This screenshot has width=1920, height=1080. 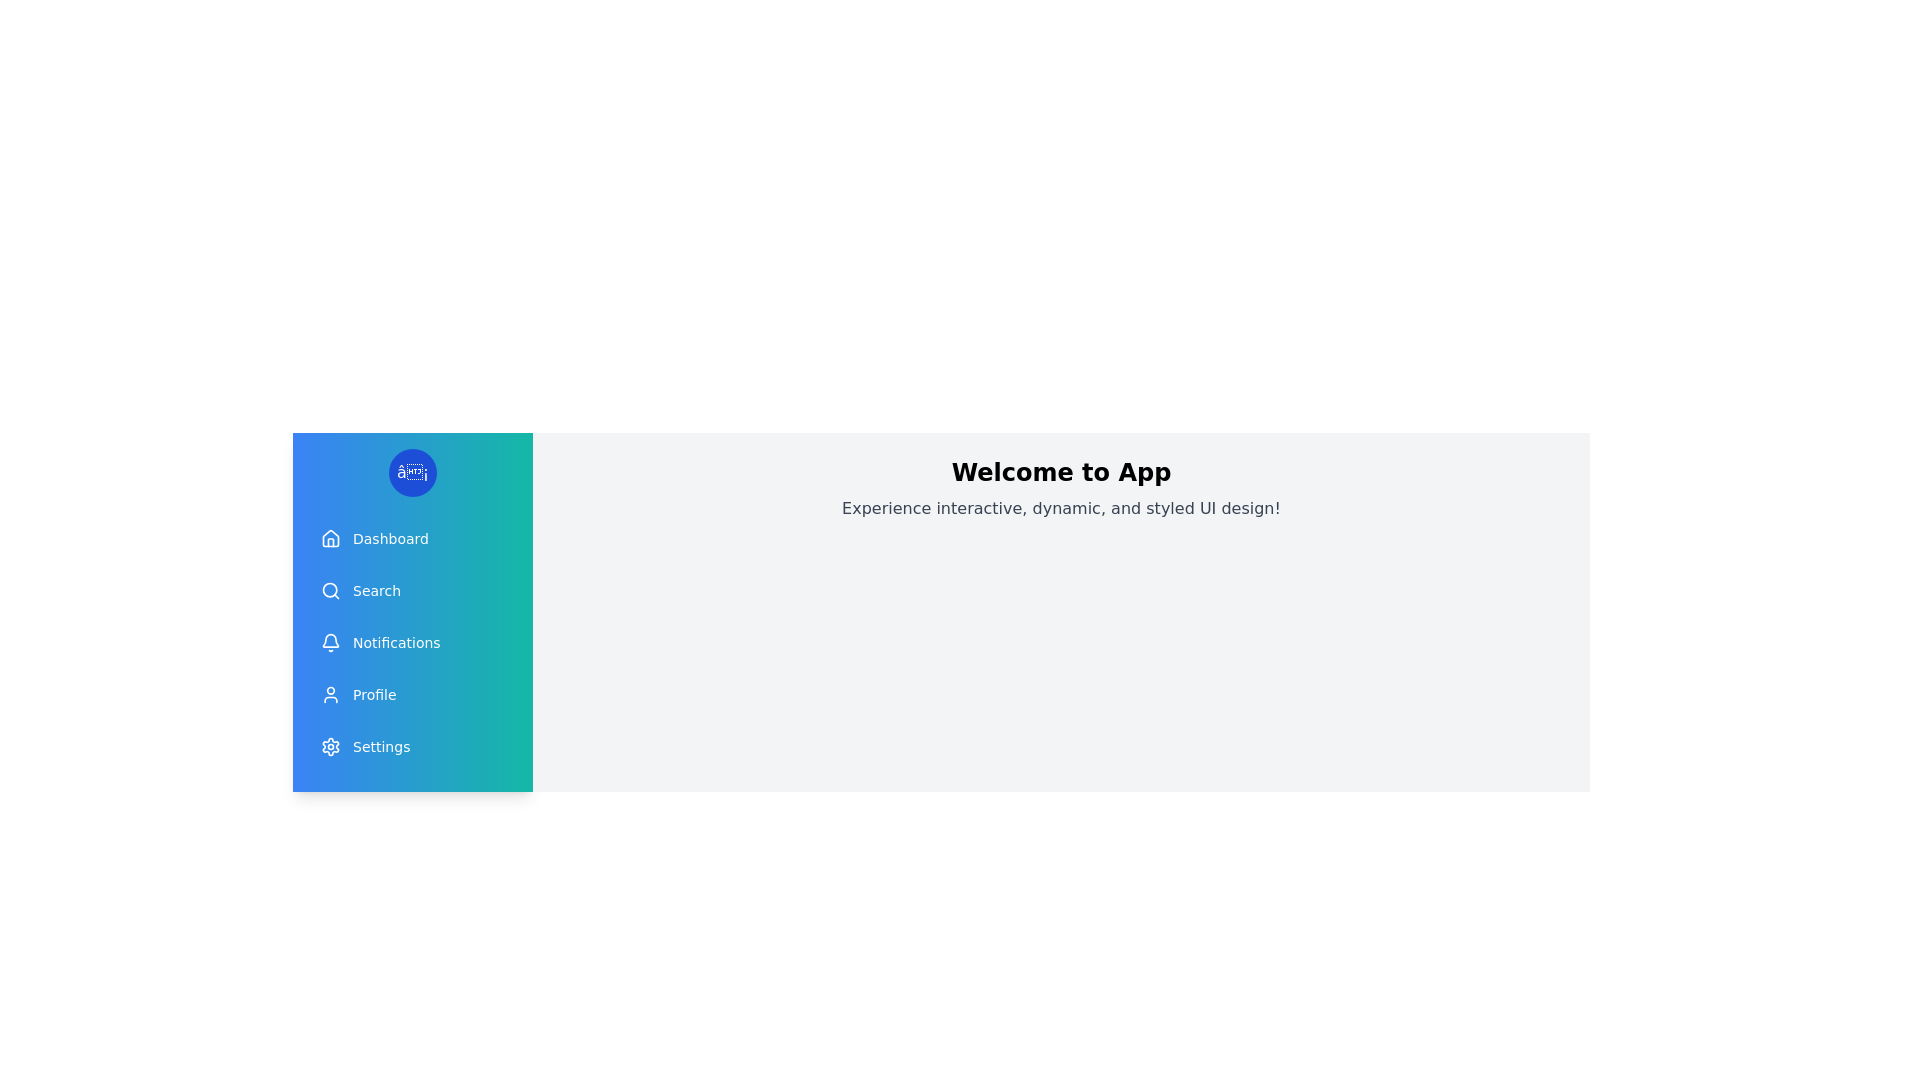 What do you see at coordinates (411, 589) in the screenshot?
I see `the menu item Search from the drawer` at bounding box center [411, 589].